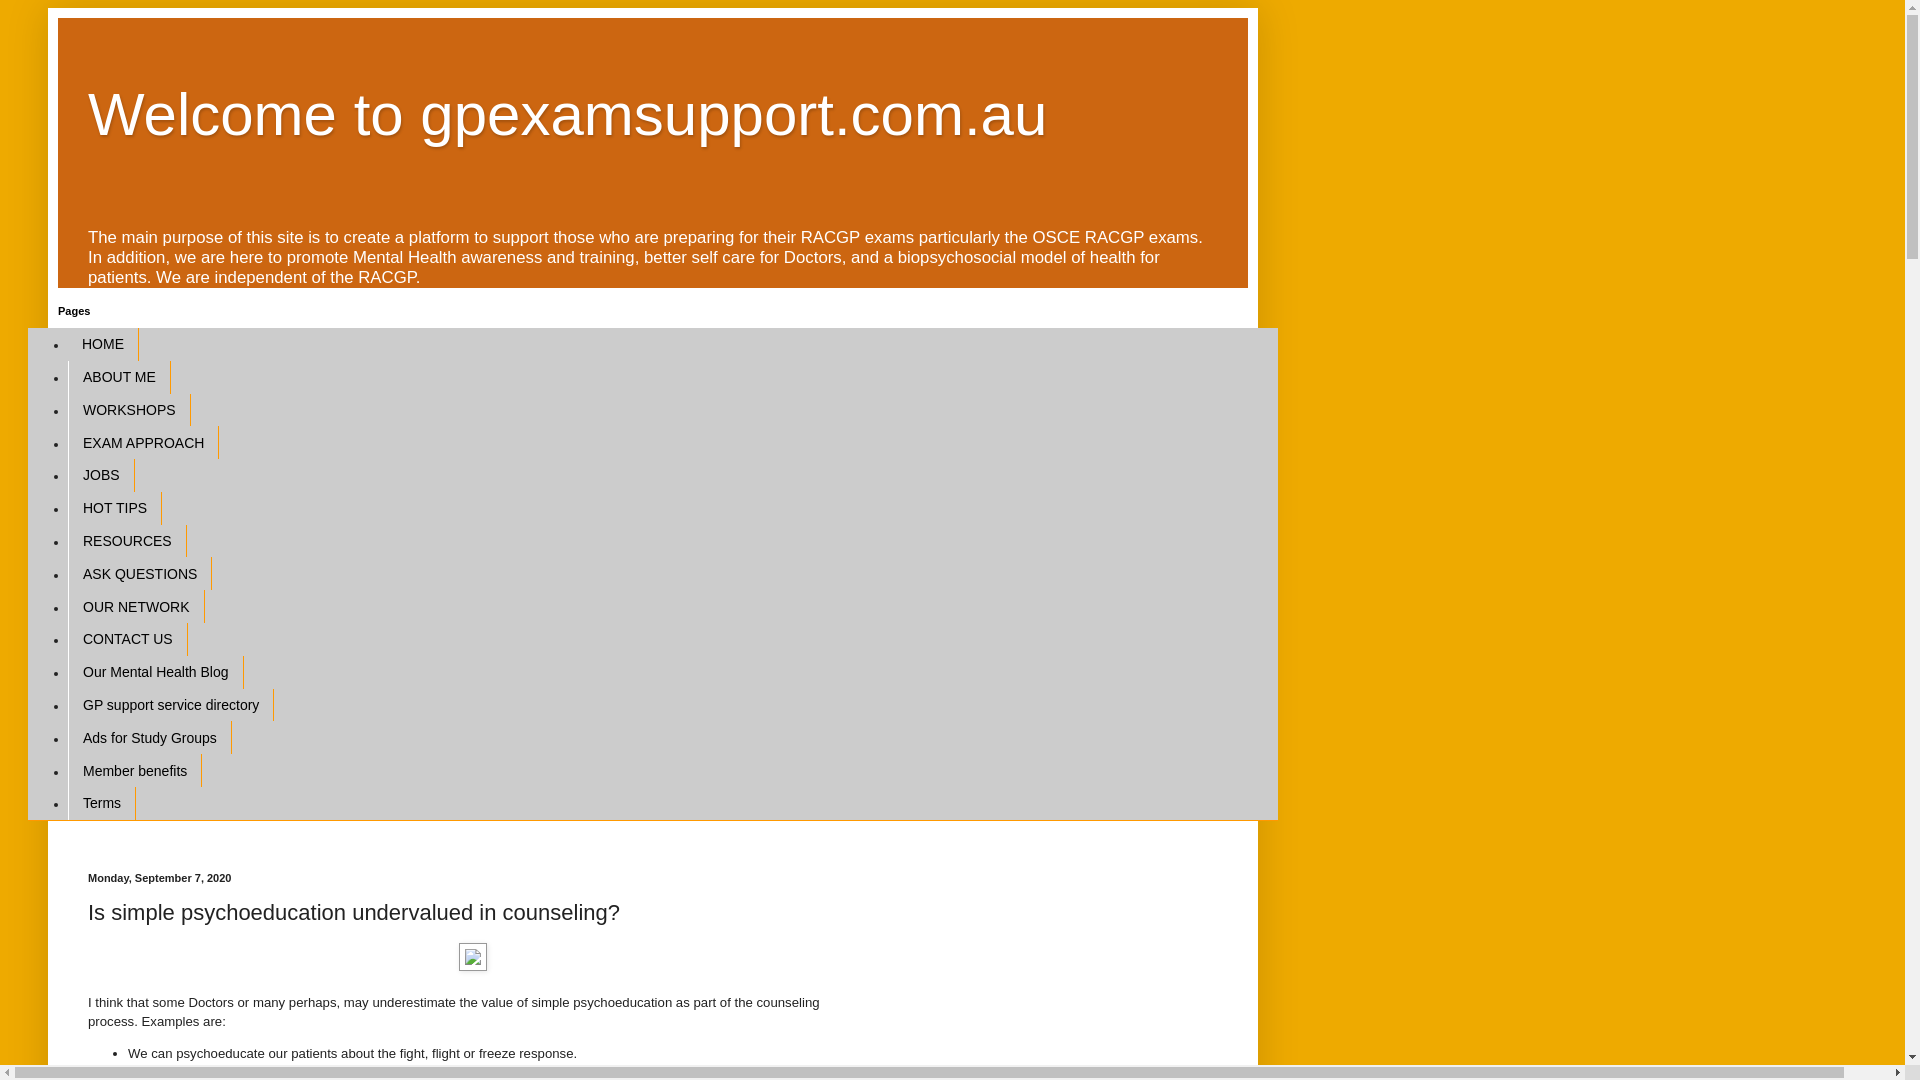 The width and height of the screenshot is (1920, 1080). Describe the element at coordinates (100, 802) in the screenshot. I see `'Terms'` at that location.